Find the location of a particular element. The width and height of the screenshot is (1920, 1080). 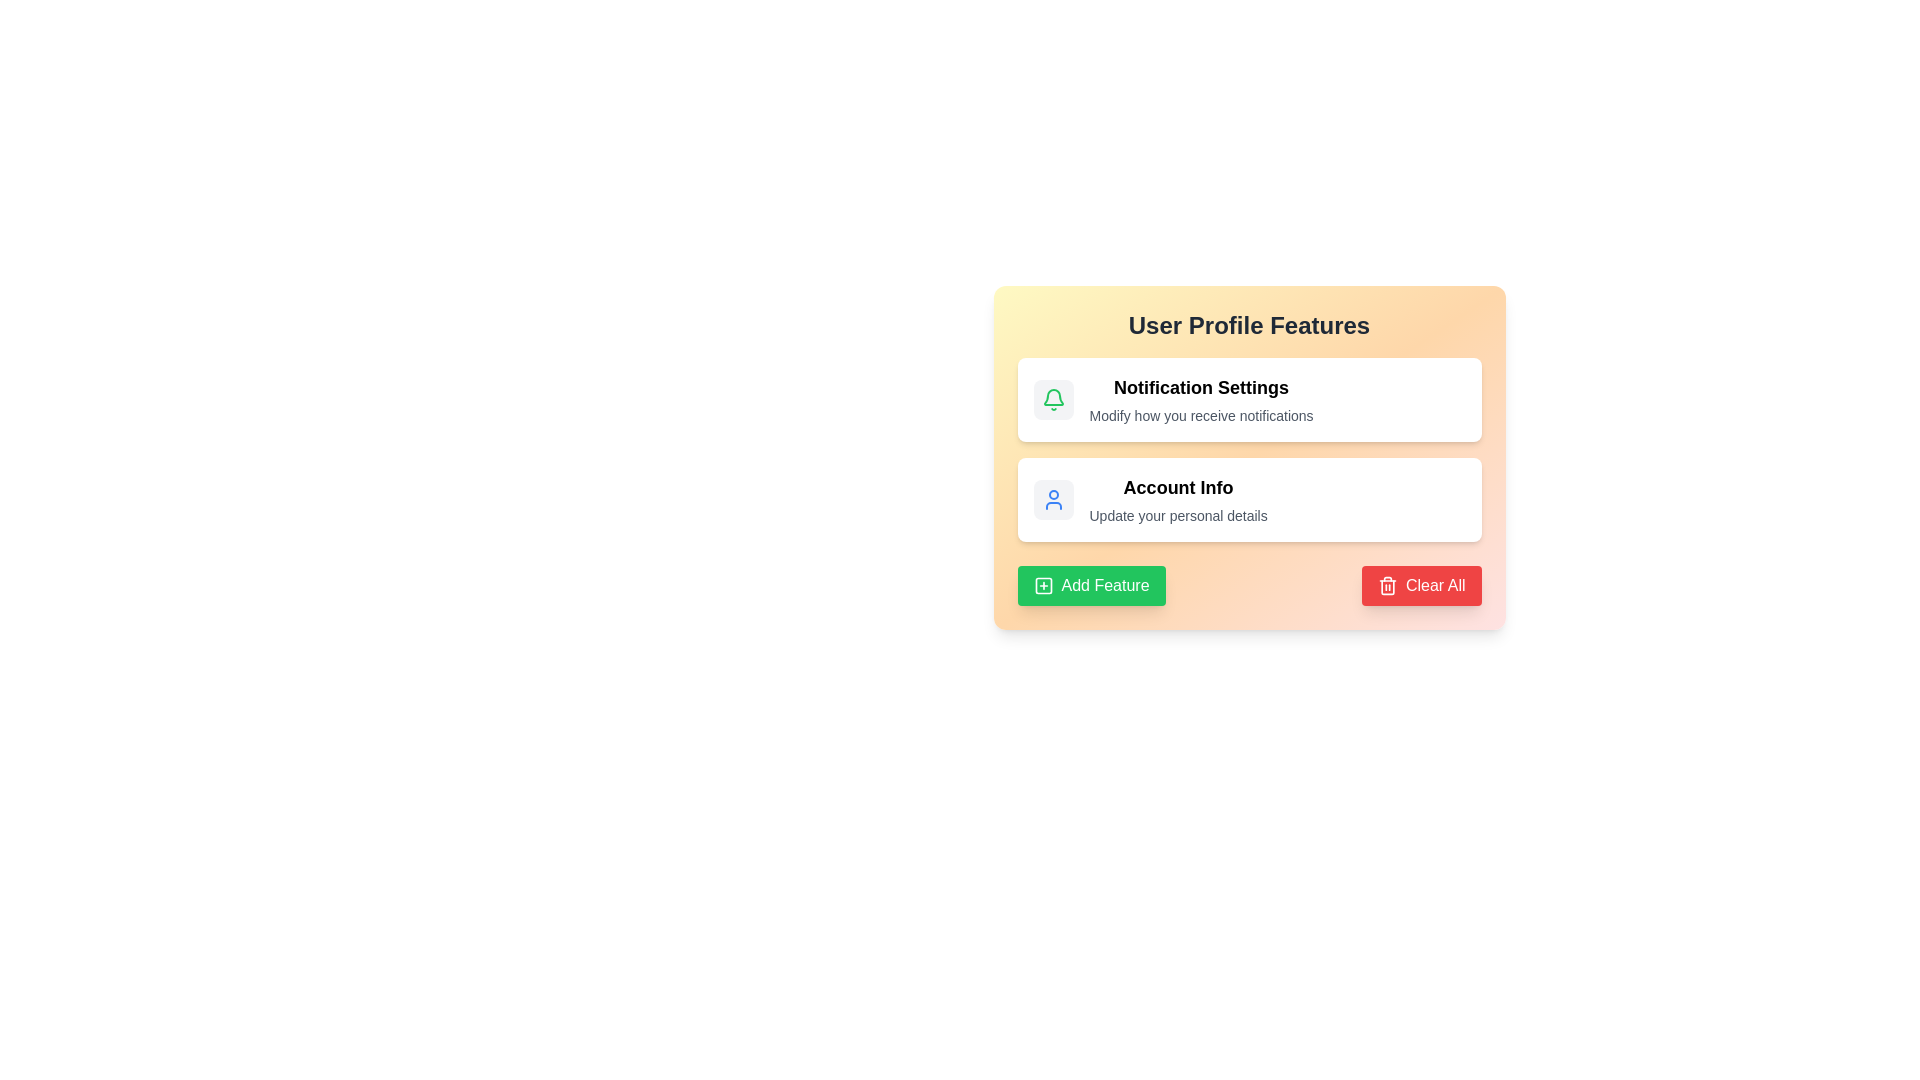

text block that provides the title and description for the 'Notification Settings' feature, located in the upper half of the 'User Profile Features' card, to the right of a green bell icon is located at coordinates (1200, 400).